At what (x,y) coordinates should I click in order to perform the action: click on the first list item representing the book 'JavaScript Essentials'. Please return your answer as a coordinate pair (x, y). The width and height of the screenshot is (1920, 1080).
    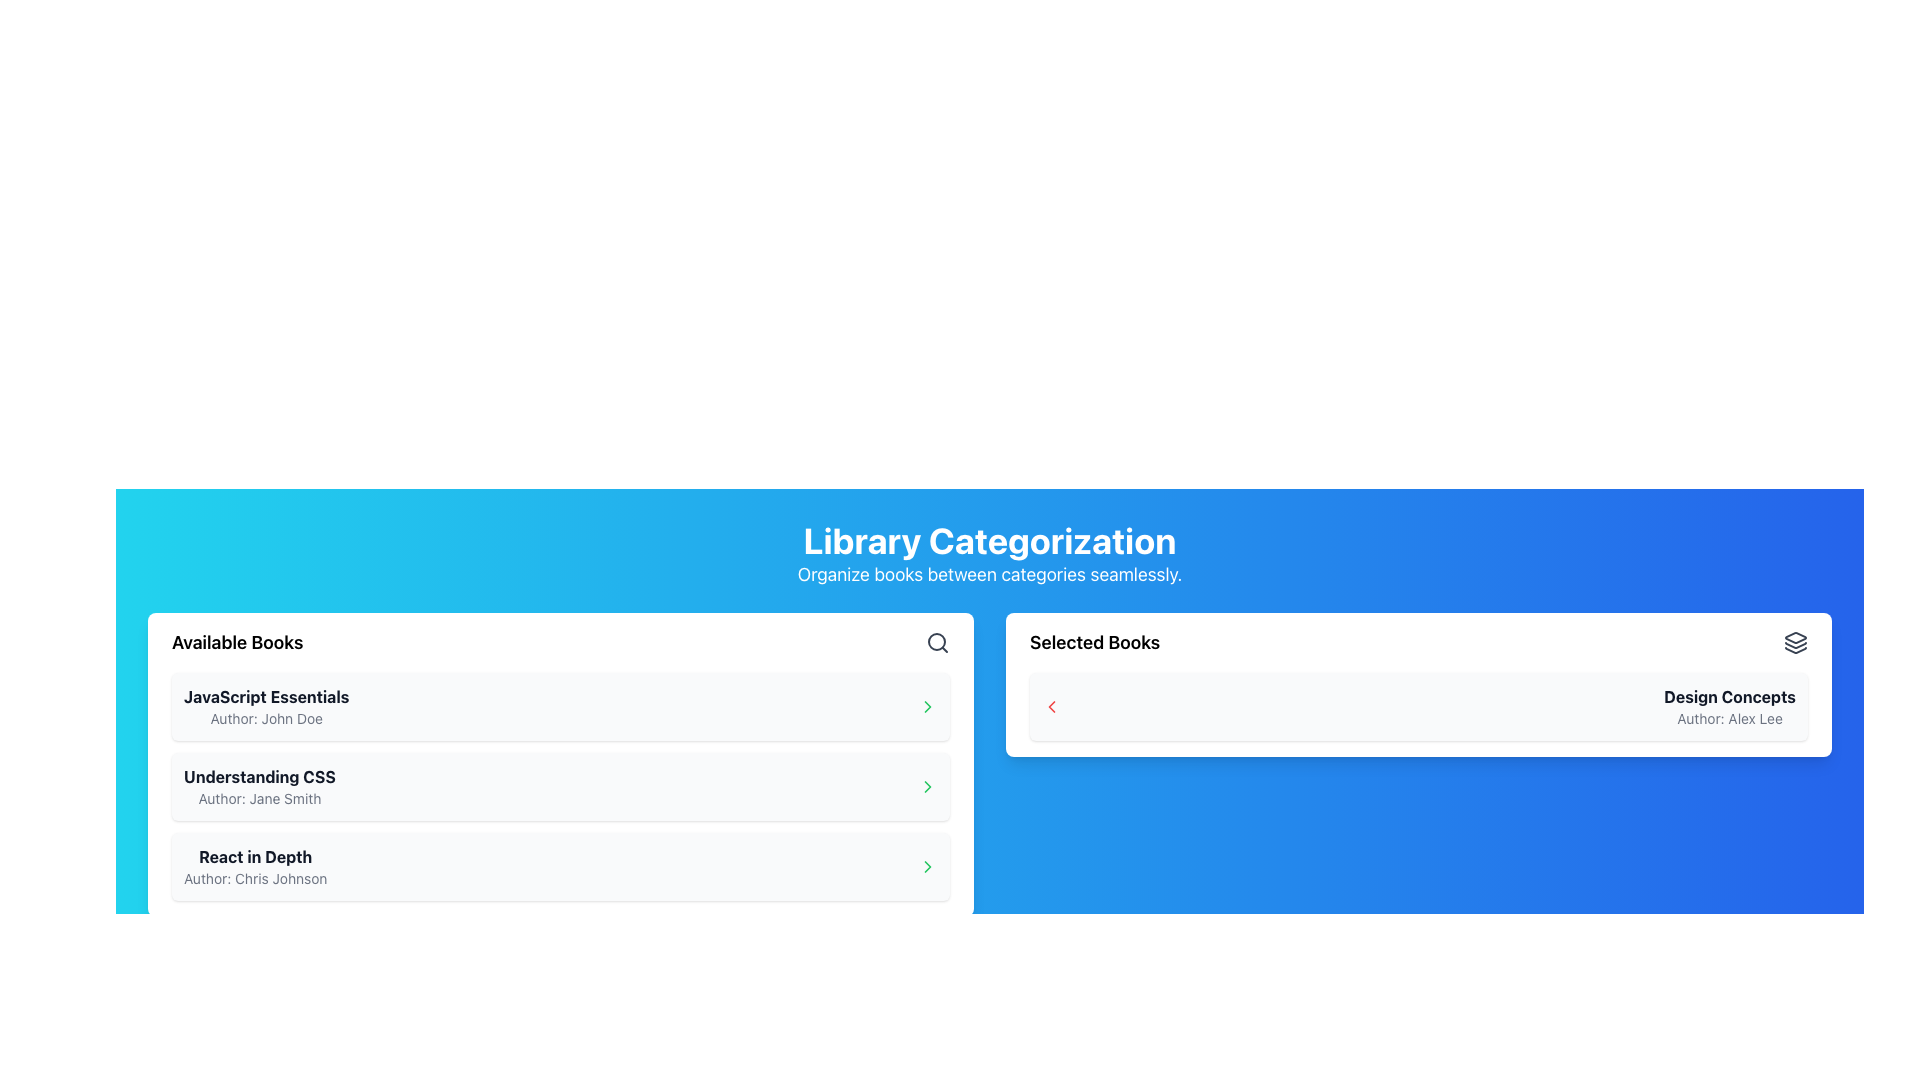
    Looking at the image, I should click on (560, 705).